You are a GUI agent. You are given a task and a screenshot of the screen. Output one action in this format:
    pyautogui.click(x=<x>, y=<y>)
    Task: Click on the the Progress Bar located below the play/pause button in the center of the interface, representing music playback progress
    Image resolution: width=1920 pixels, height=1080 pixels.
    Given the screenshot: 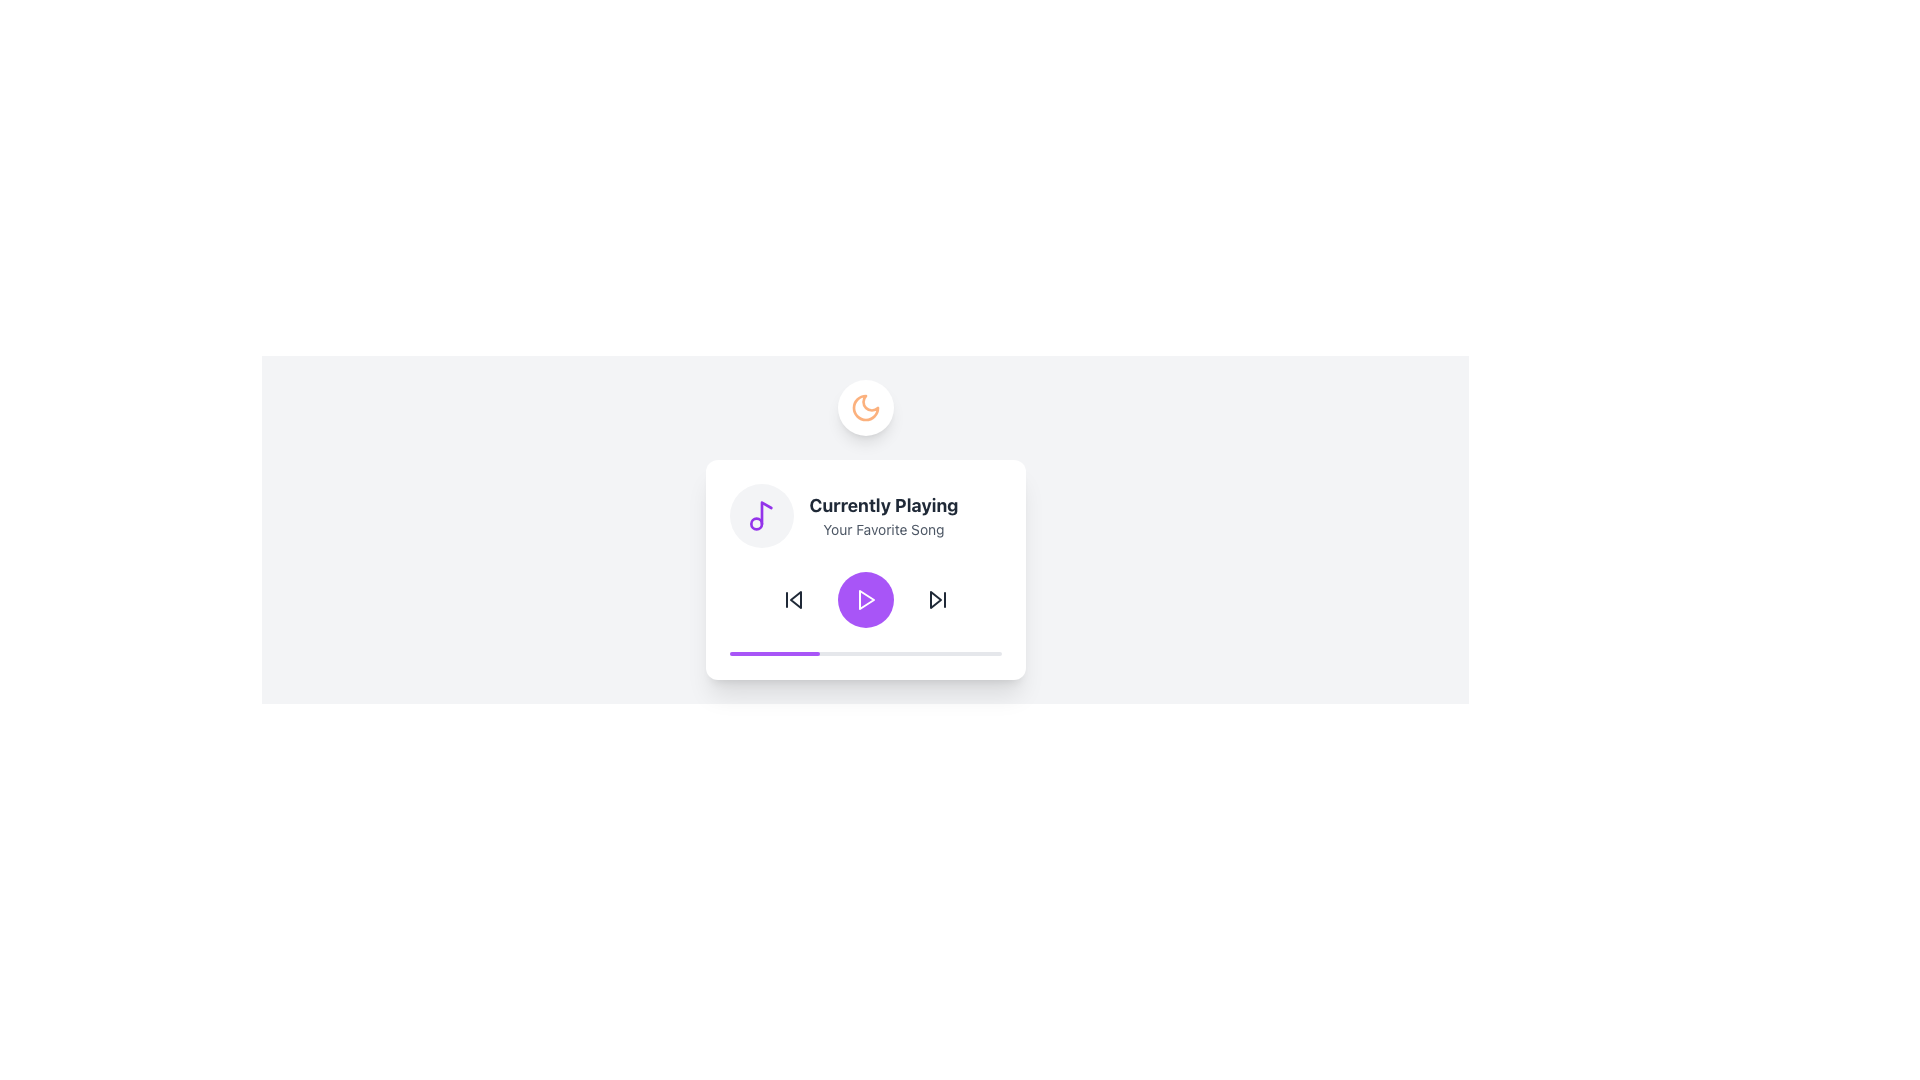 What is the action you would take?
    pyautogui.click(x=865, y=654)
    